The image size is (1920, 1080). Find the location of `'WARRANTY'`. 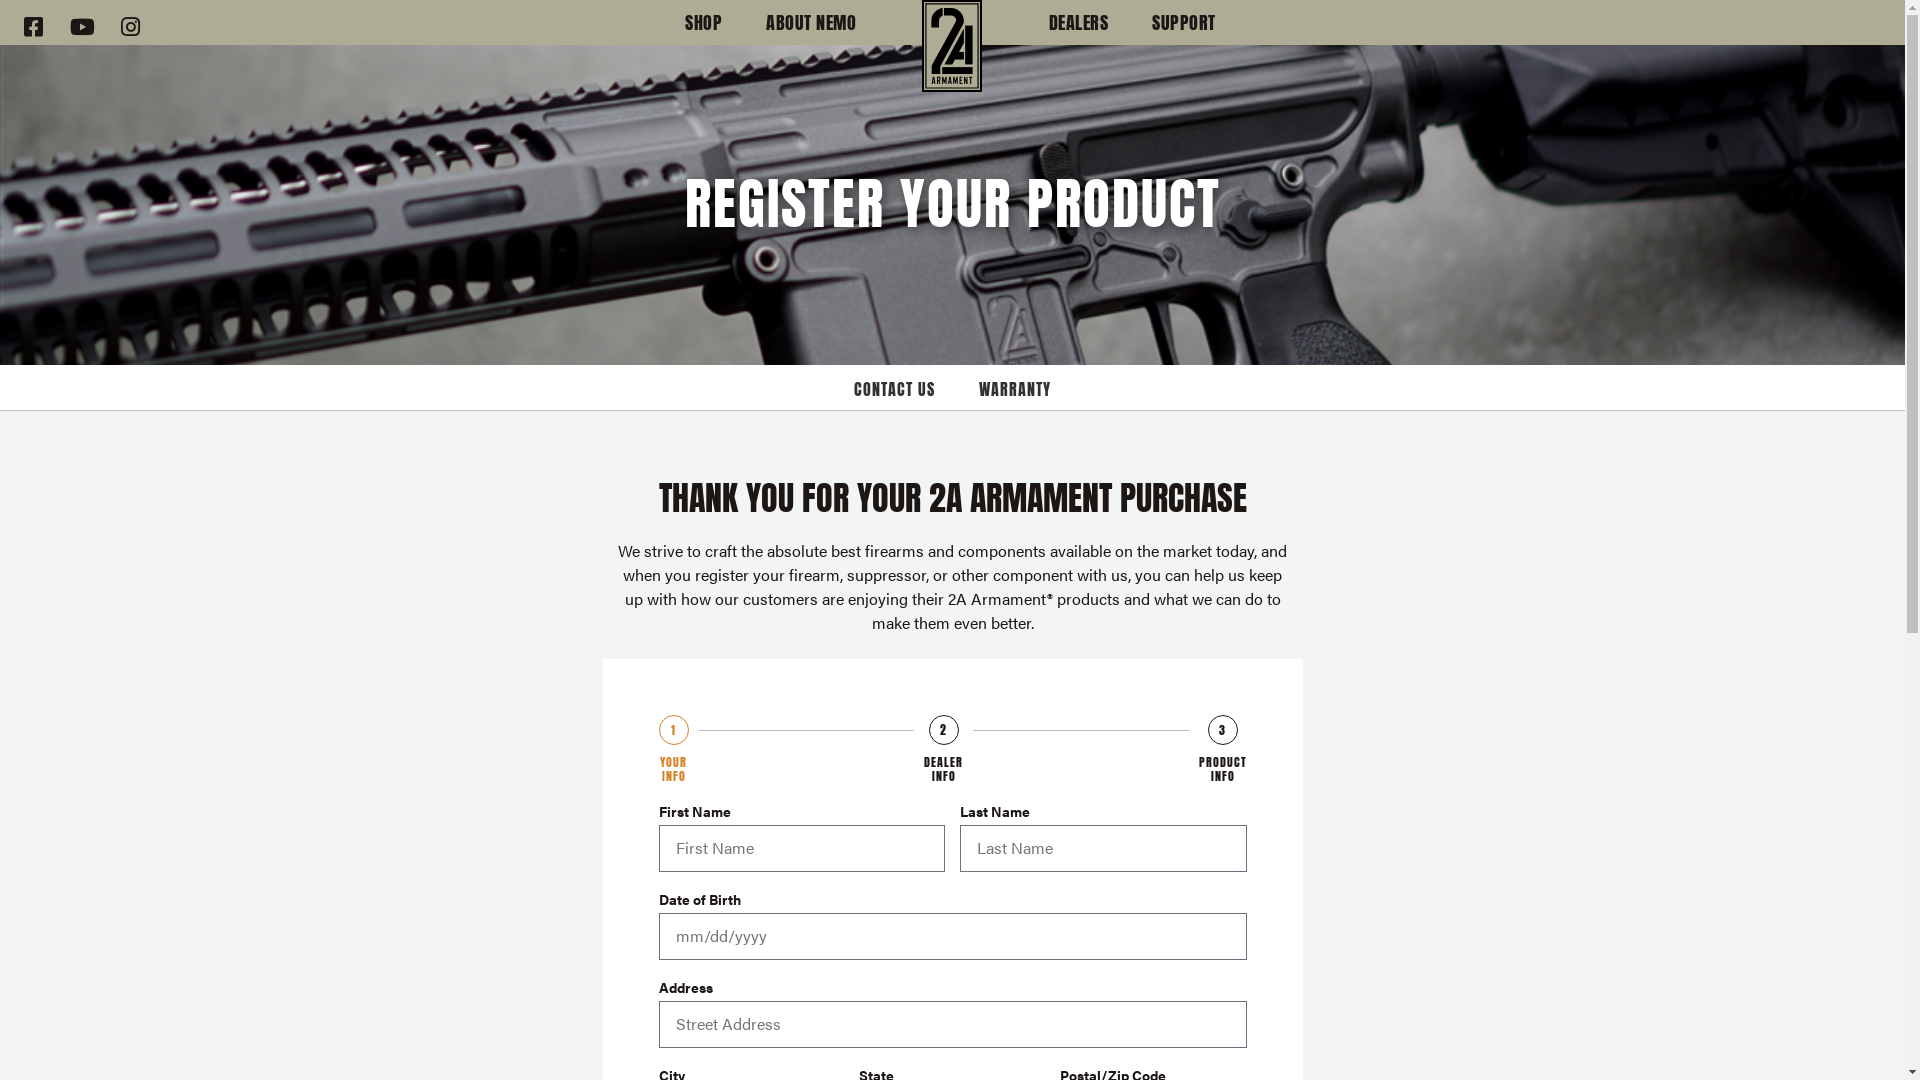

'WARRANTY' is located at coordinates (1014, 389).